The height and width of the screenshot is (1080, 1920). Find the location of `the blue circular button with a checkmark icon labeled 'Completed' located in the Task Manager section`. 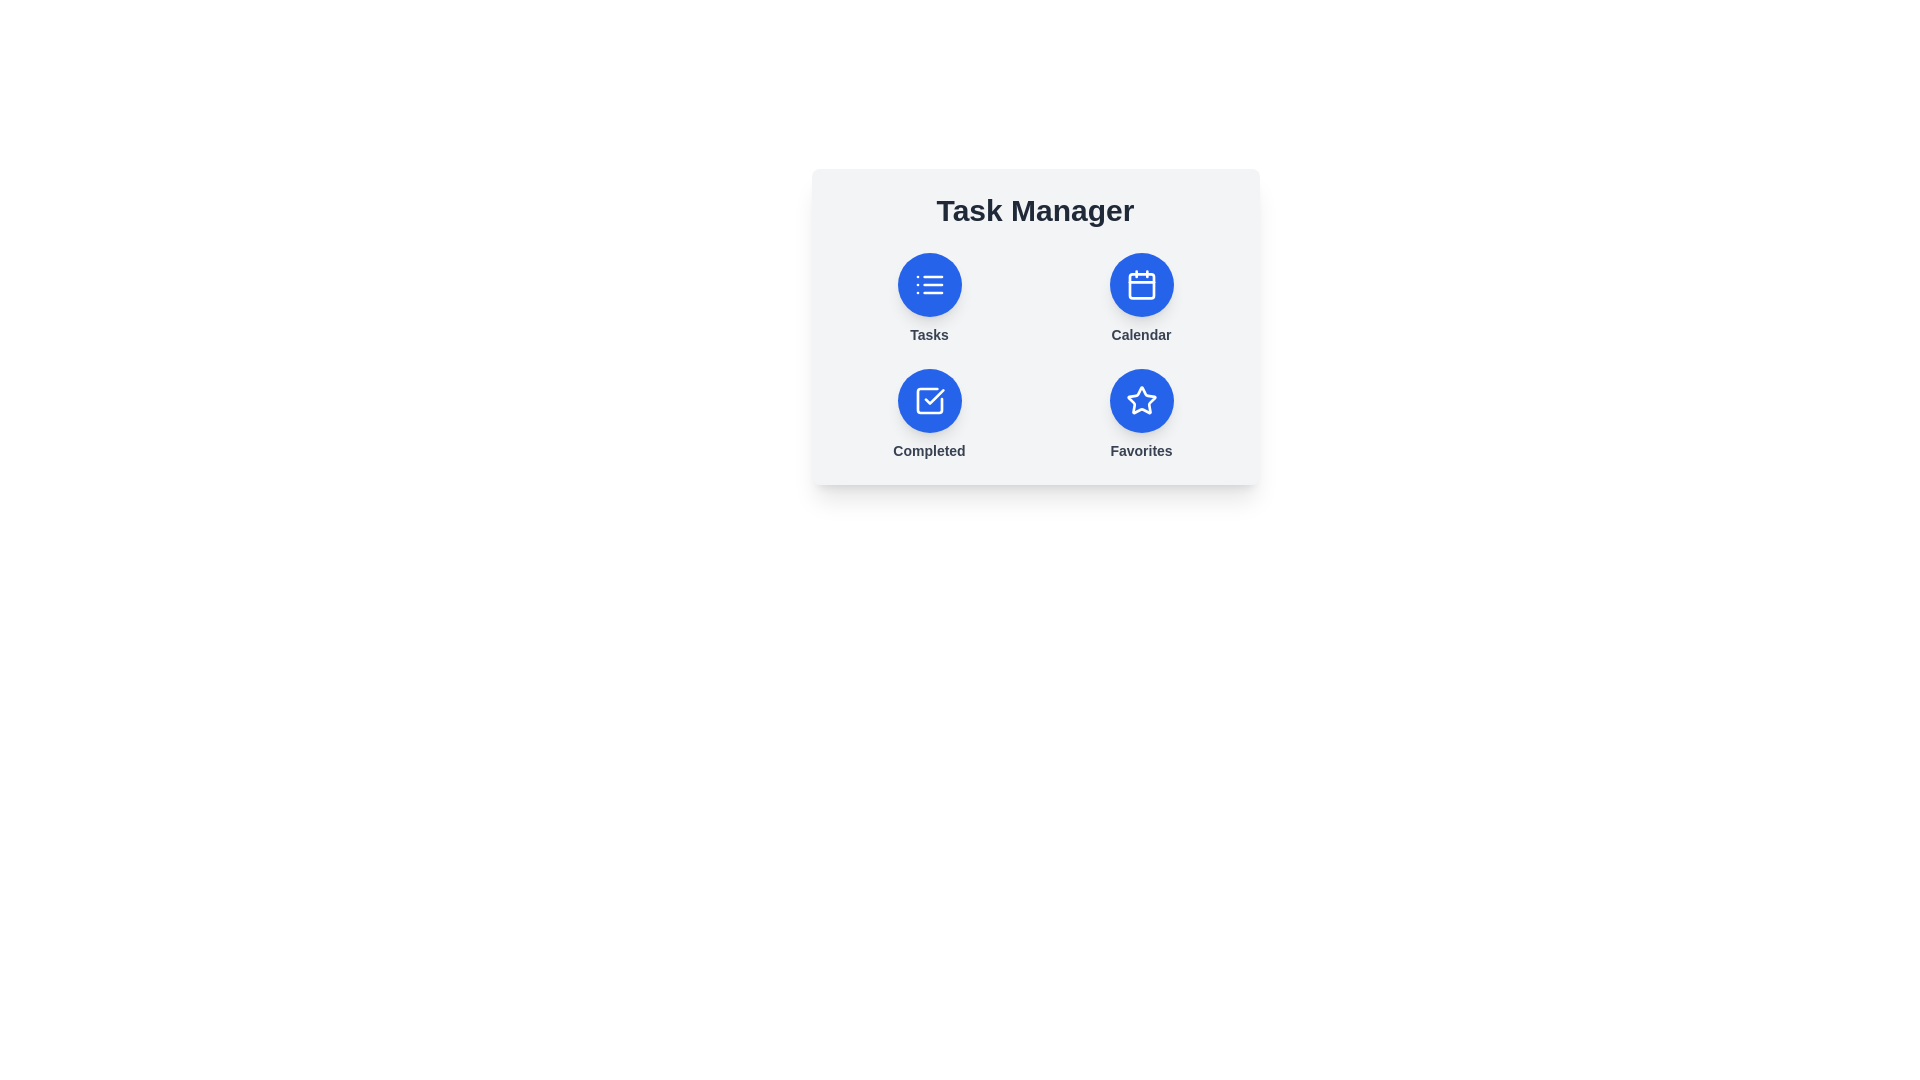

the blue circular button with a checkmark icon labeled 'Completed' located in the Task Manager section is located at coordinates (928, 414).